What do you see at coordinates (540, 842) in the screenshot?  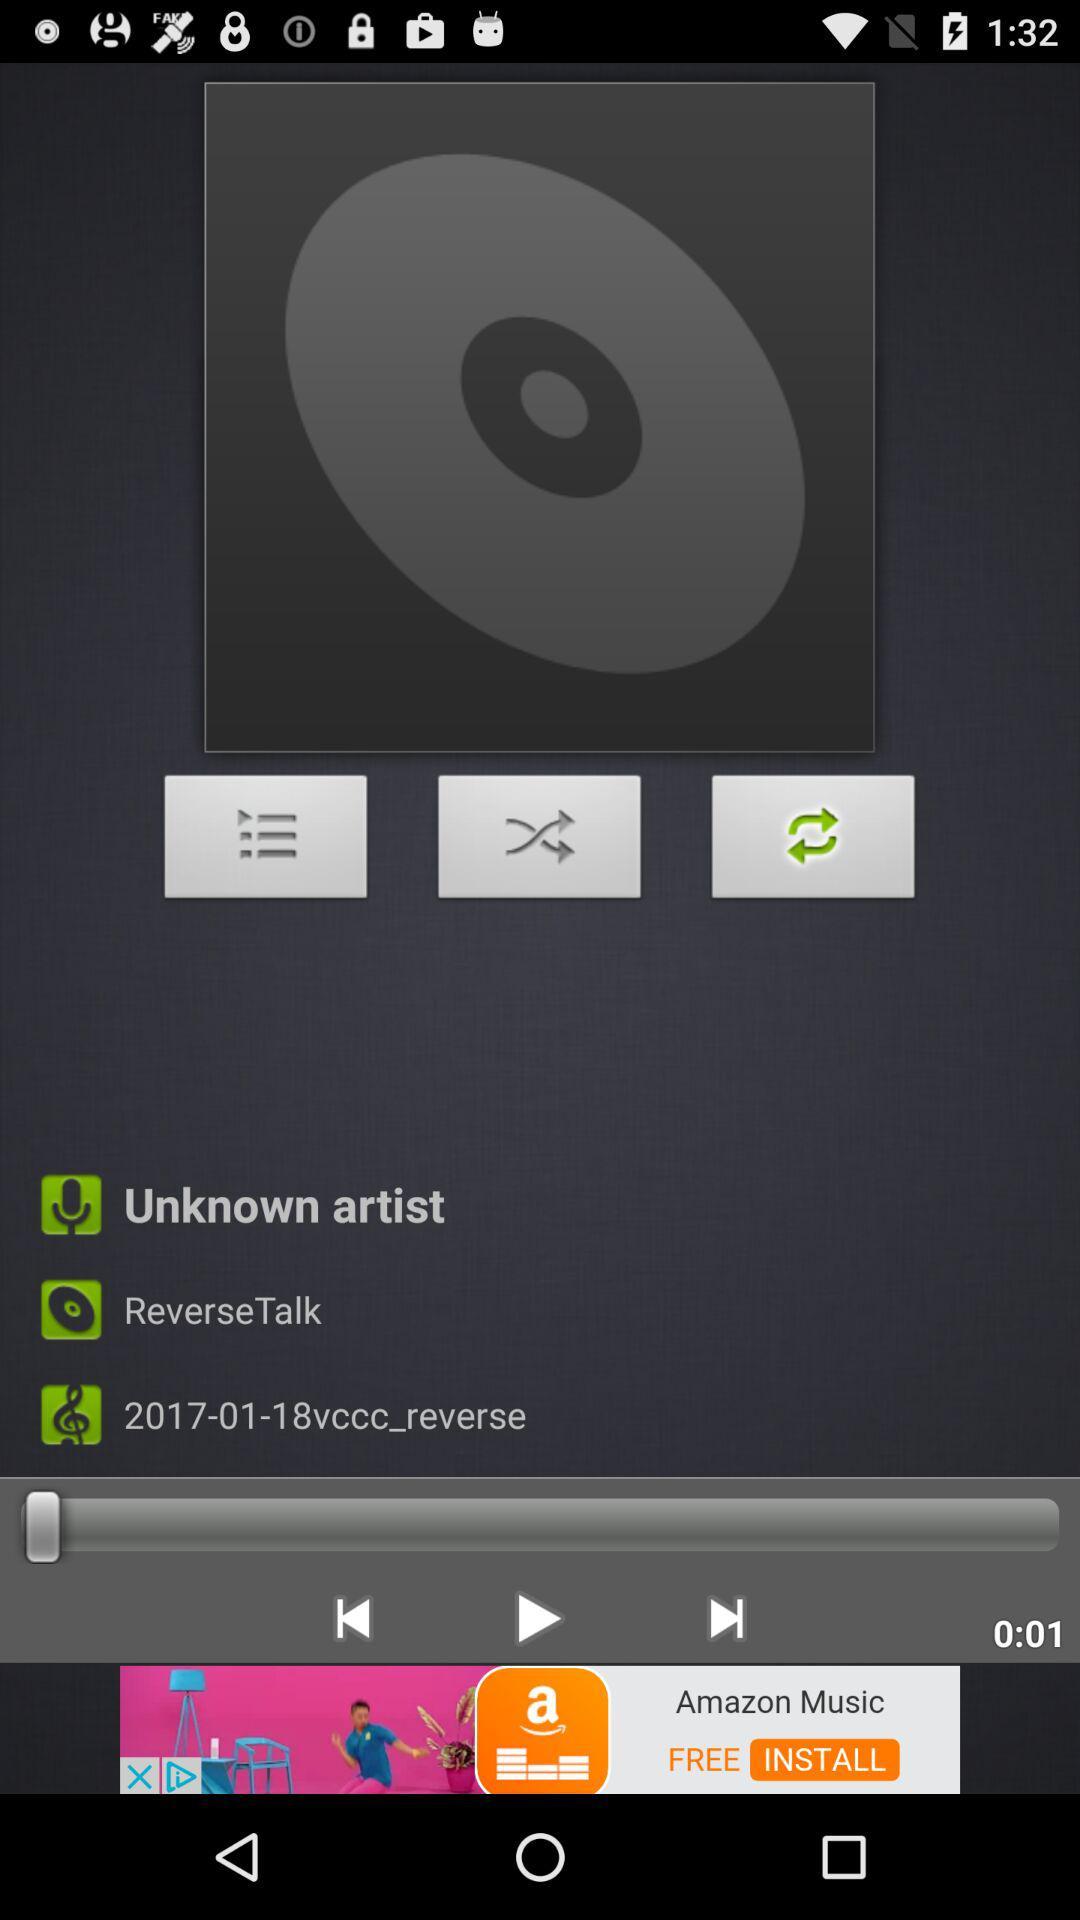 I see `shuffle the songs` at bounding box center [540, 842].